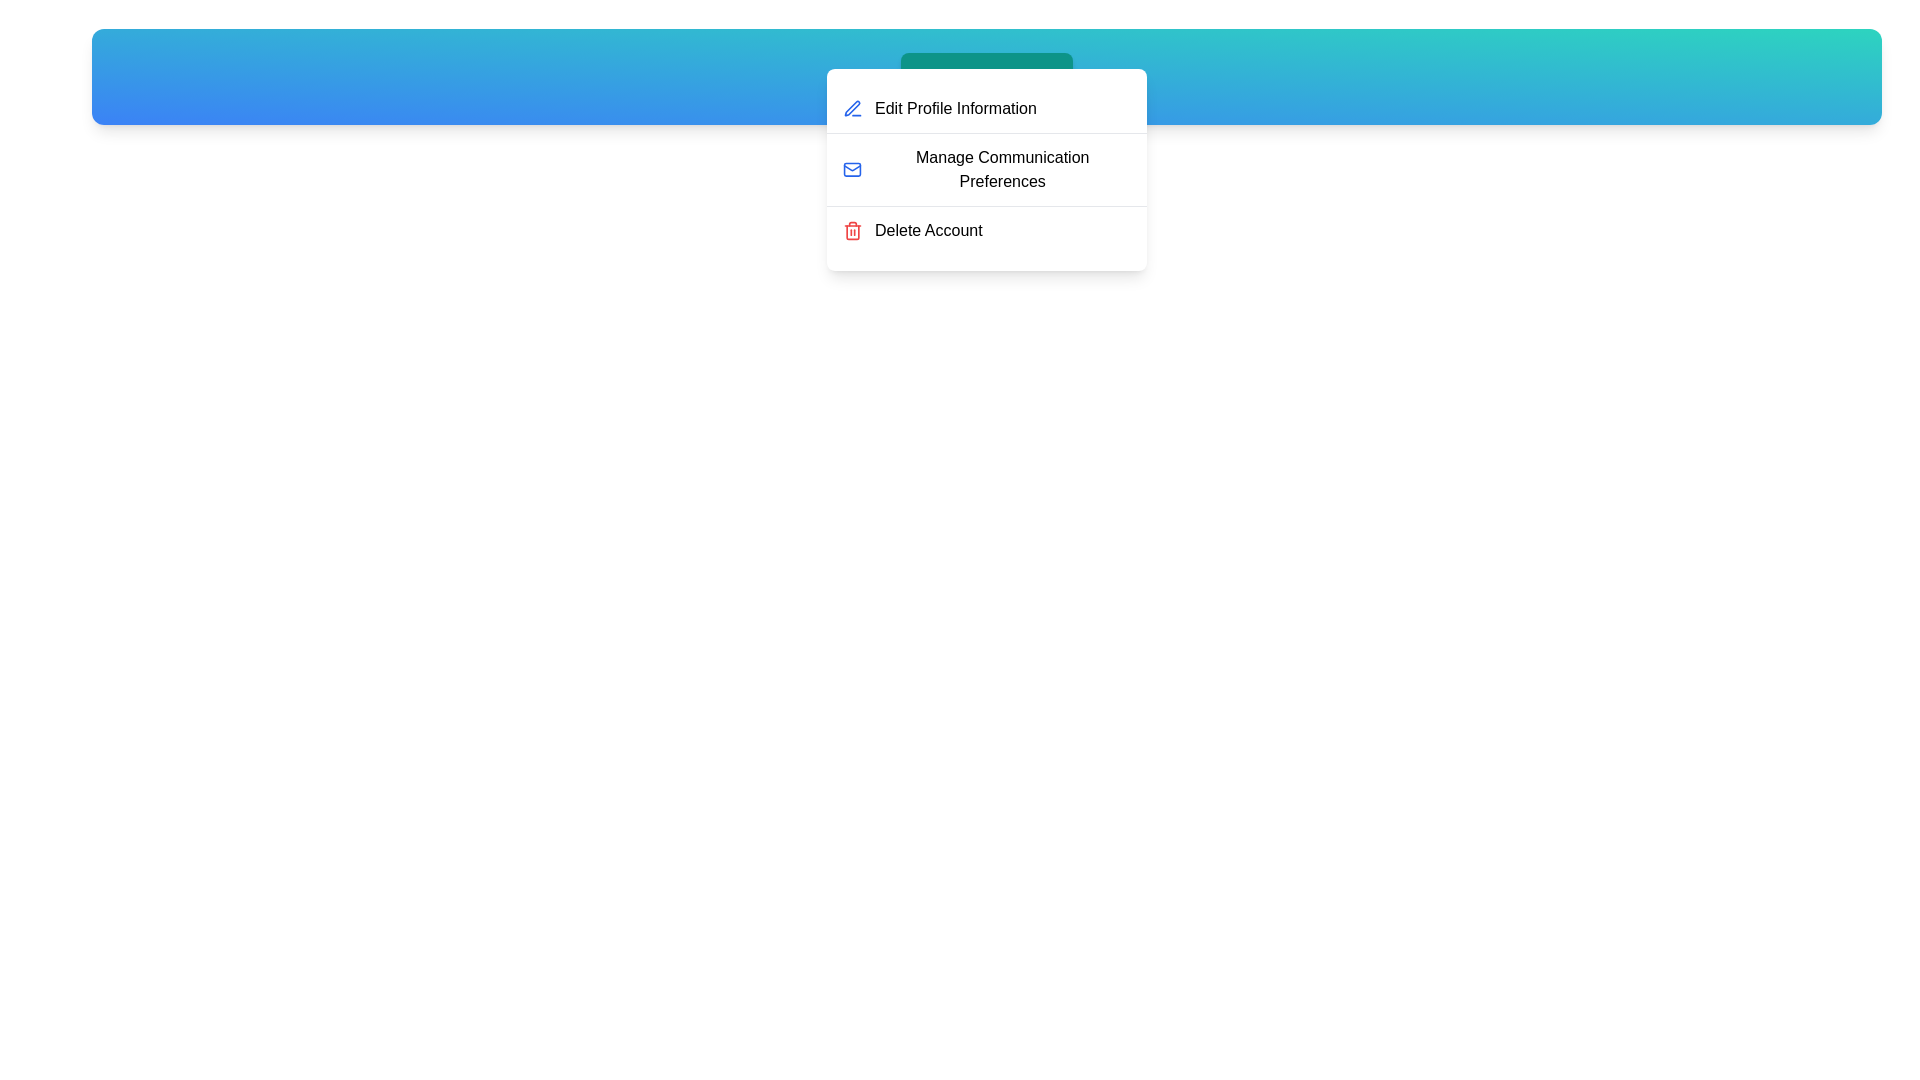 The image size is (1920, 1080). What do you see at coordinates (987, 76) in the screenshot?
I see `'Manage Profile' button to toggle the visibility of the menu` at bounding box center [987, 76].